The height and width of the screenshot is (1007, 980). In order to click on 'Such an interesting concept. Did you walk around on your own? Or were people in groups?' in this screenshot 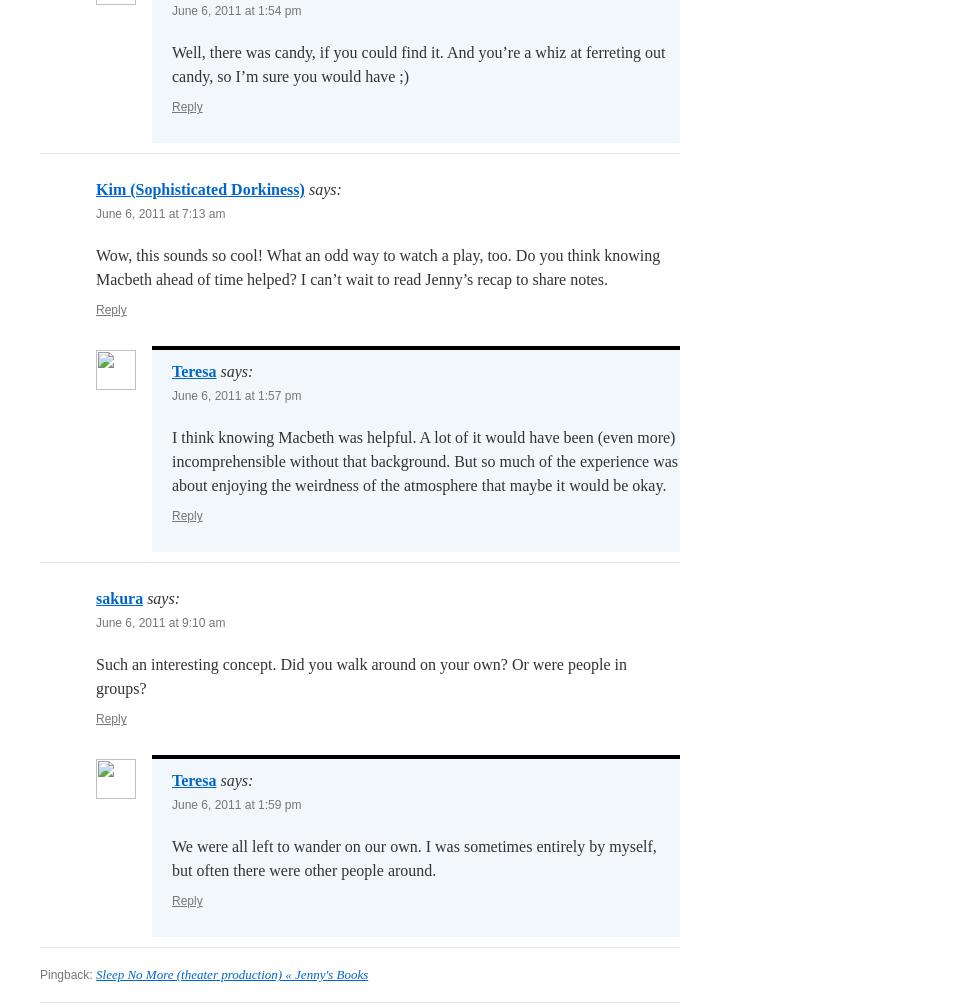, I will do `click(361, 675)`.